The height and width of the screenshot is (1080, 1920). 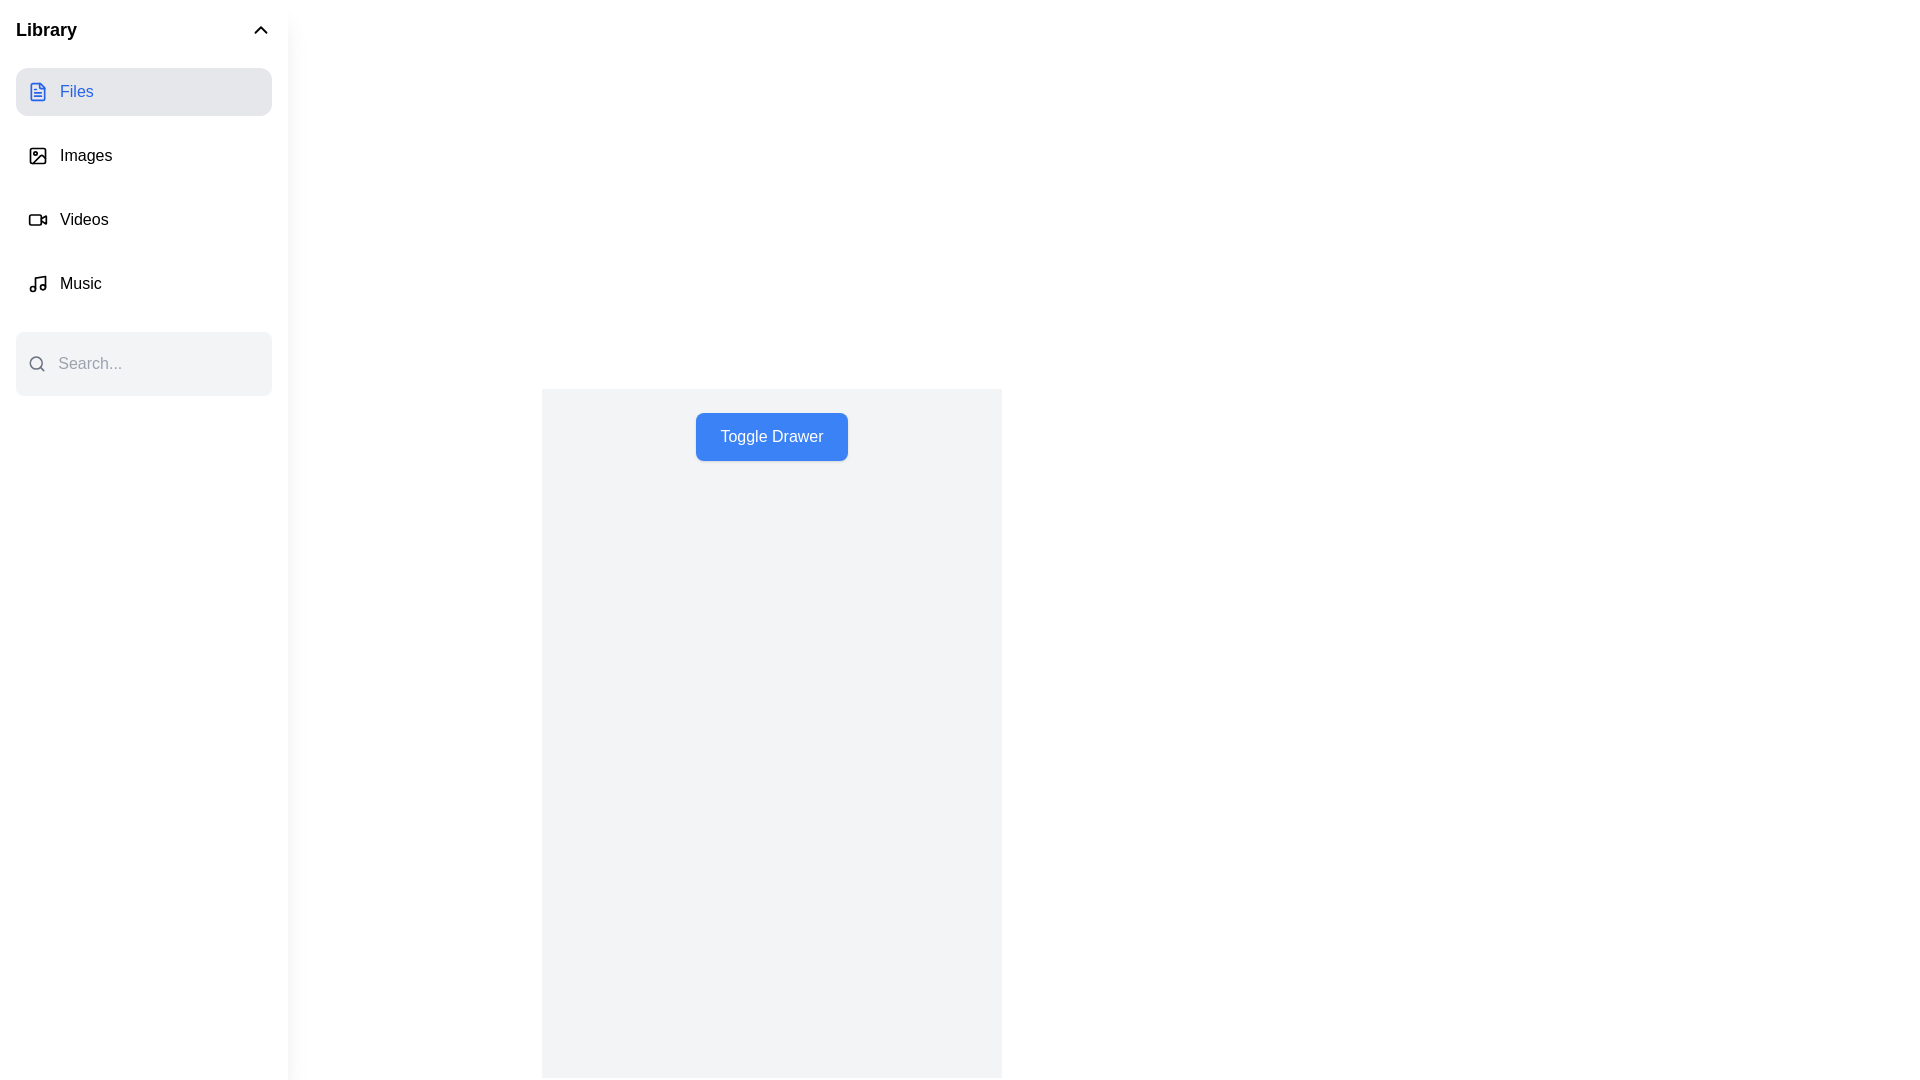 I want to click on the Decorative SVG element (rounded rectangular outline) that is part of the image icon next to the 'Images' label in the sidebar menu, so click(x=38, y=154).